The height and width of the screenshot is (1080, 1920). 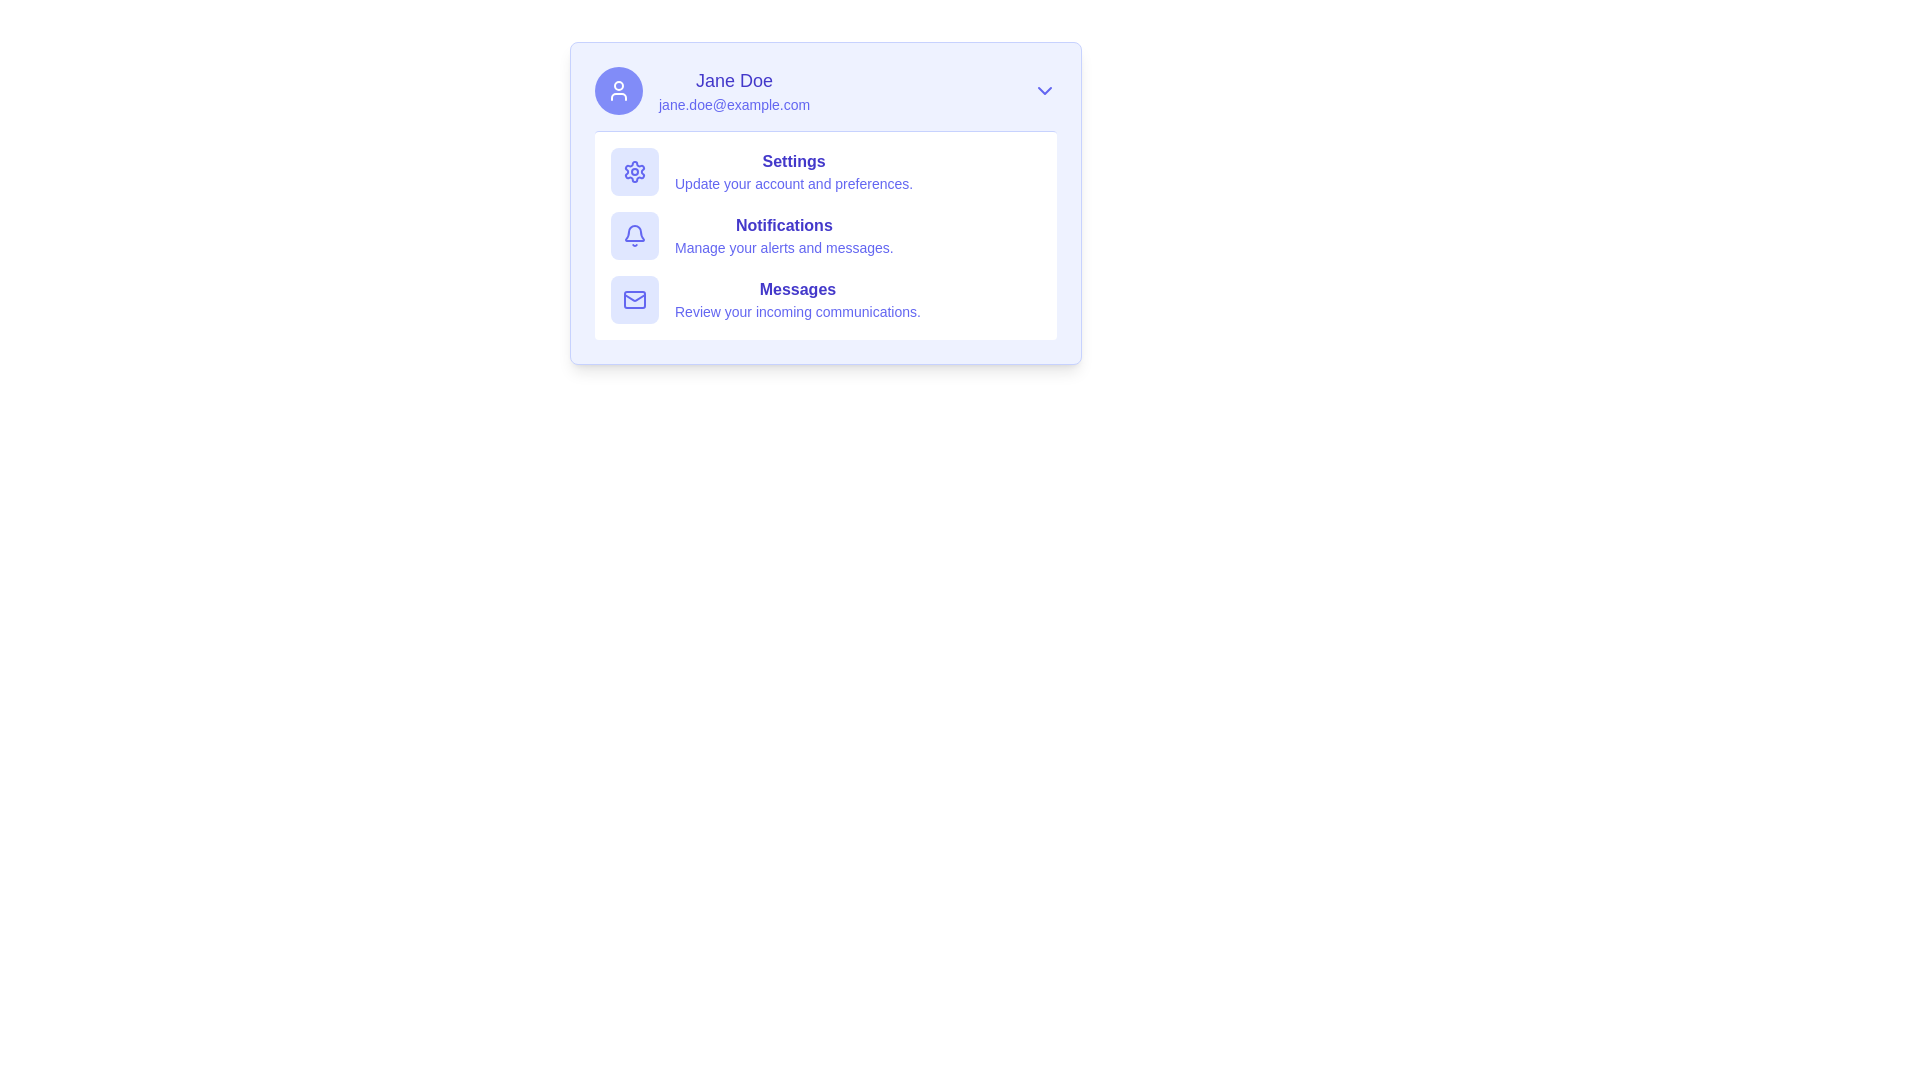 I want to click on the 'Messages' icon representing messages or email-related functionality located in the leftmost position of the dropdown panel, so click(x=633, y=300).